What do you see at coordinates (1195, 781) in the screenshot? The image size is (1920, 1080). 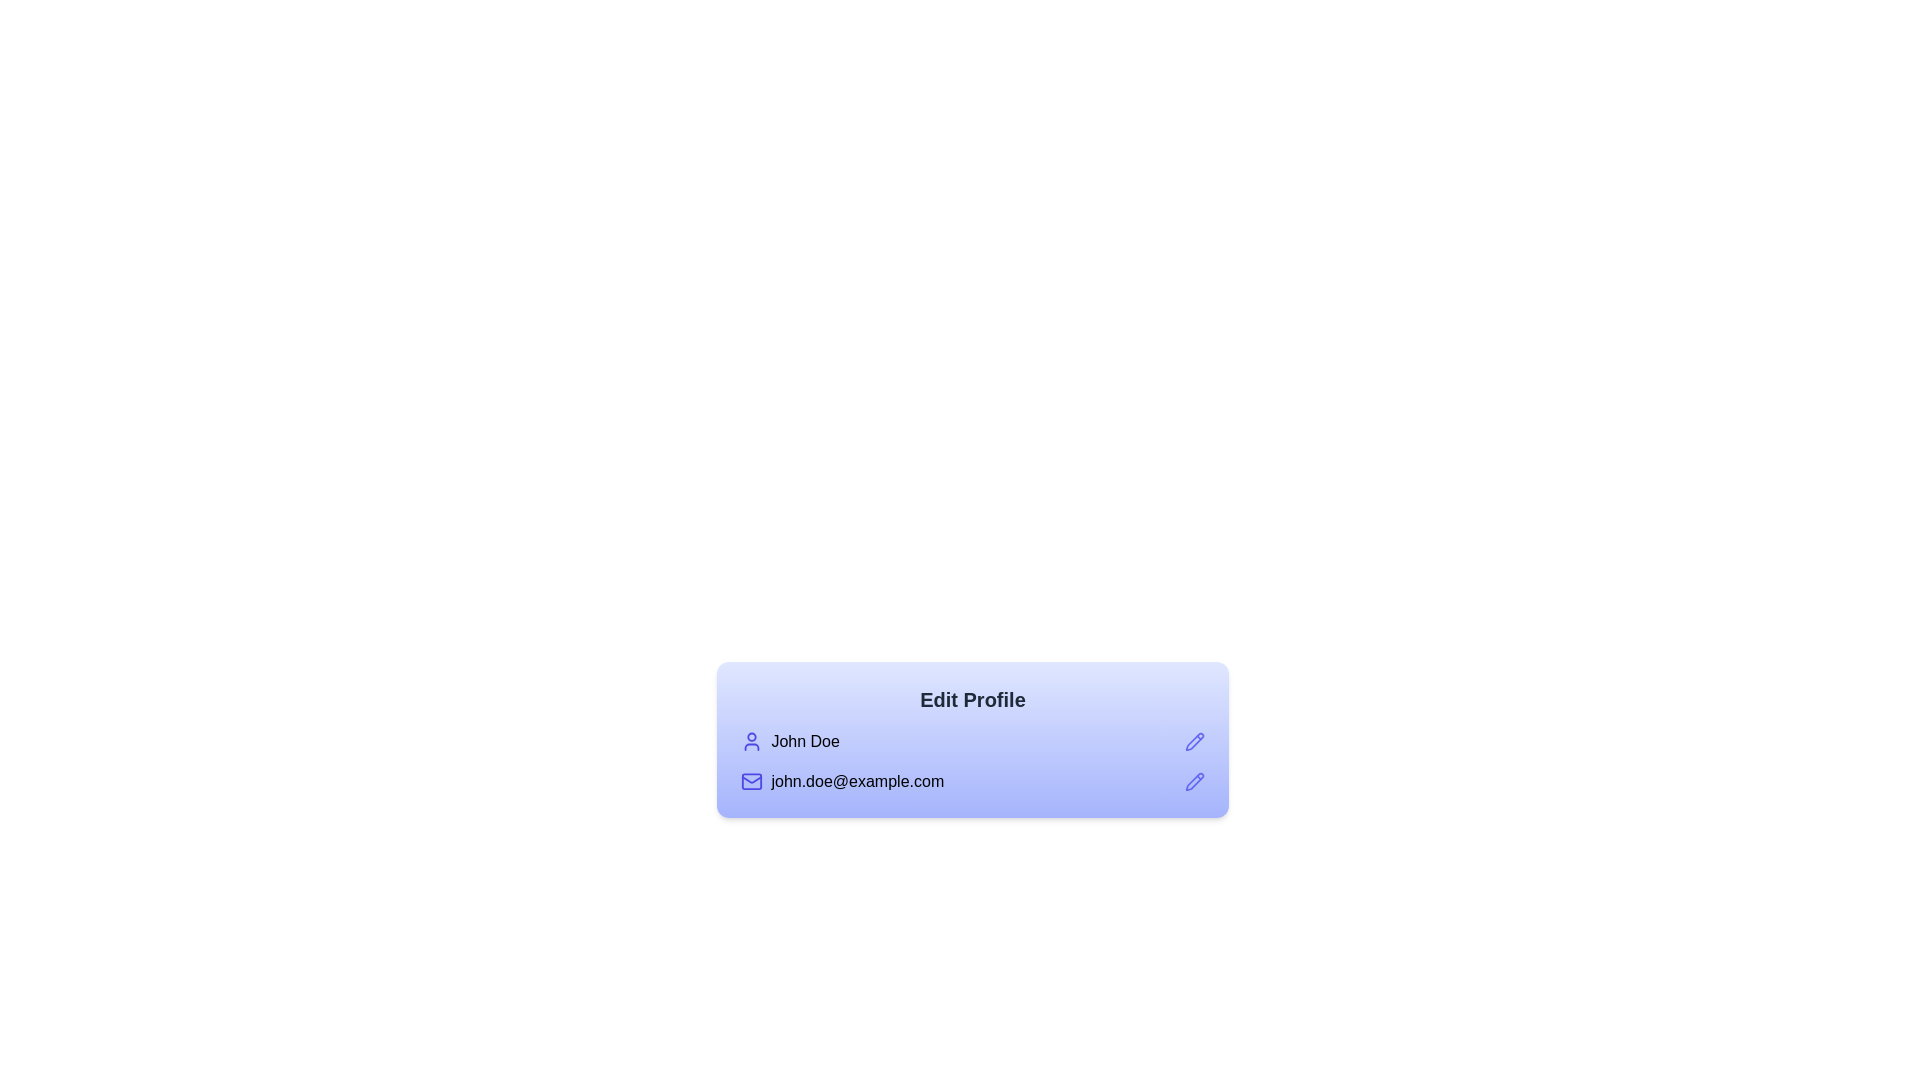 I see `the edit button located to the far right of the text 'john.doe@example.com'` at bounding box center [1195, 781].